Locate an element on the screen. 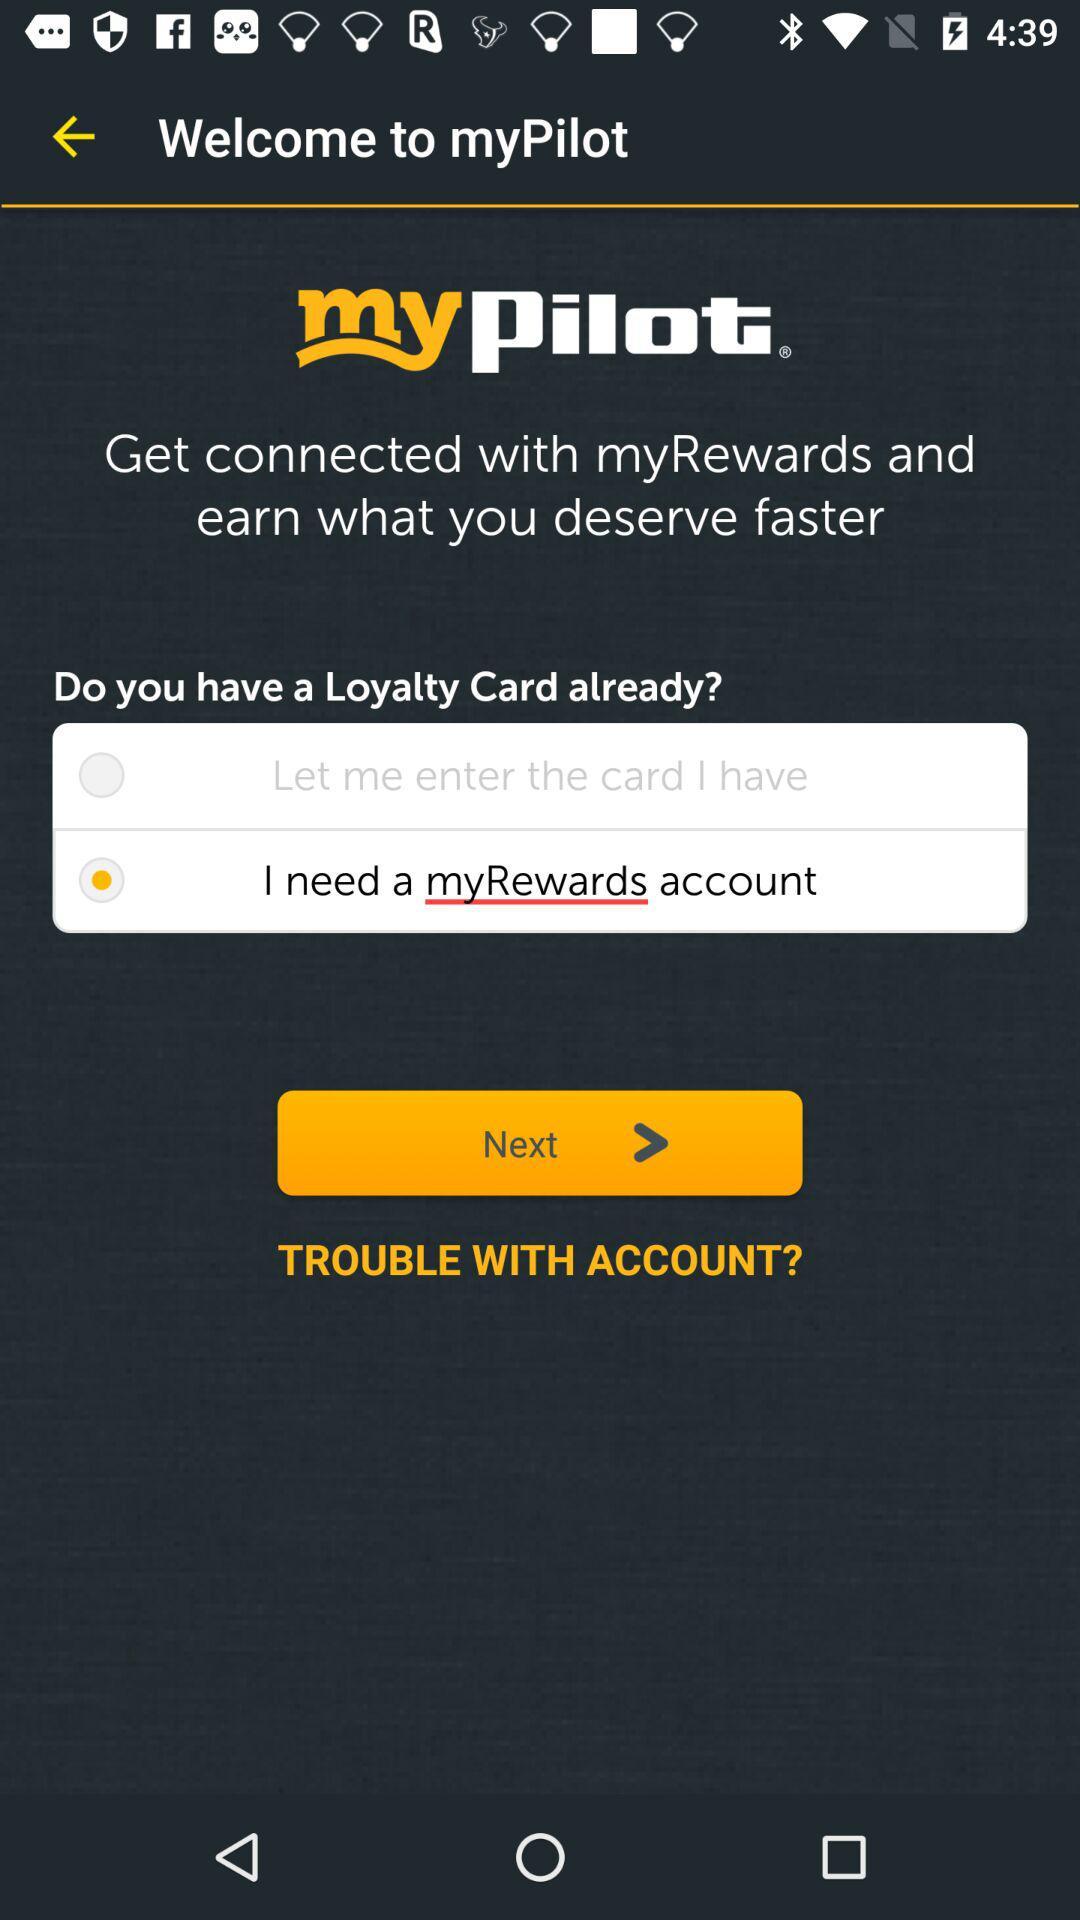 This screenshot has height=1920, width=1080. item at the top left corner is located at coordinates (72, 135).